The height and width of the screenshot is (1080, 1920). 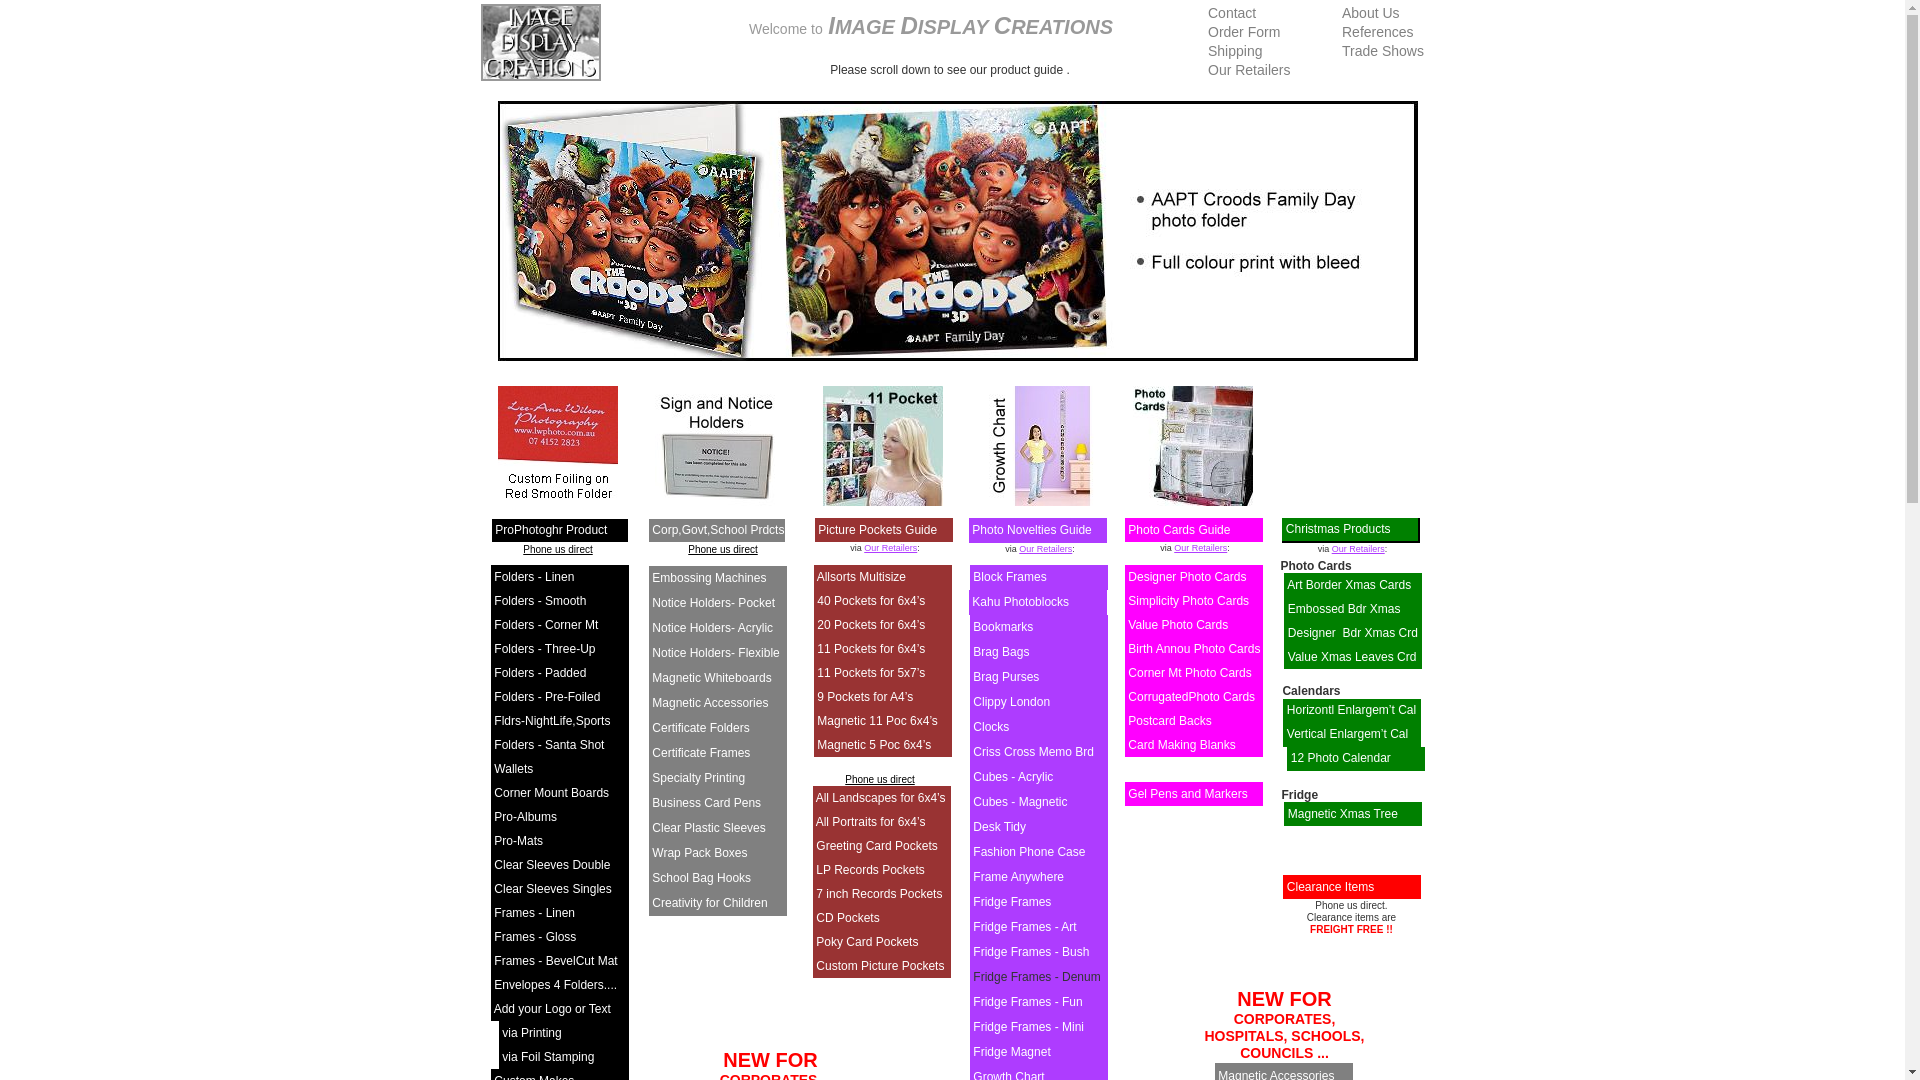 I want to click on 'Criss Cross Memo Brd', so click(x=1033, y=752).